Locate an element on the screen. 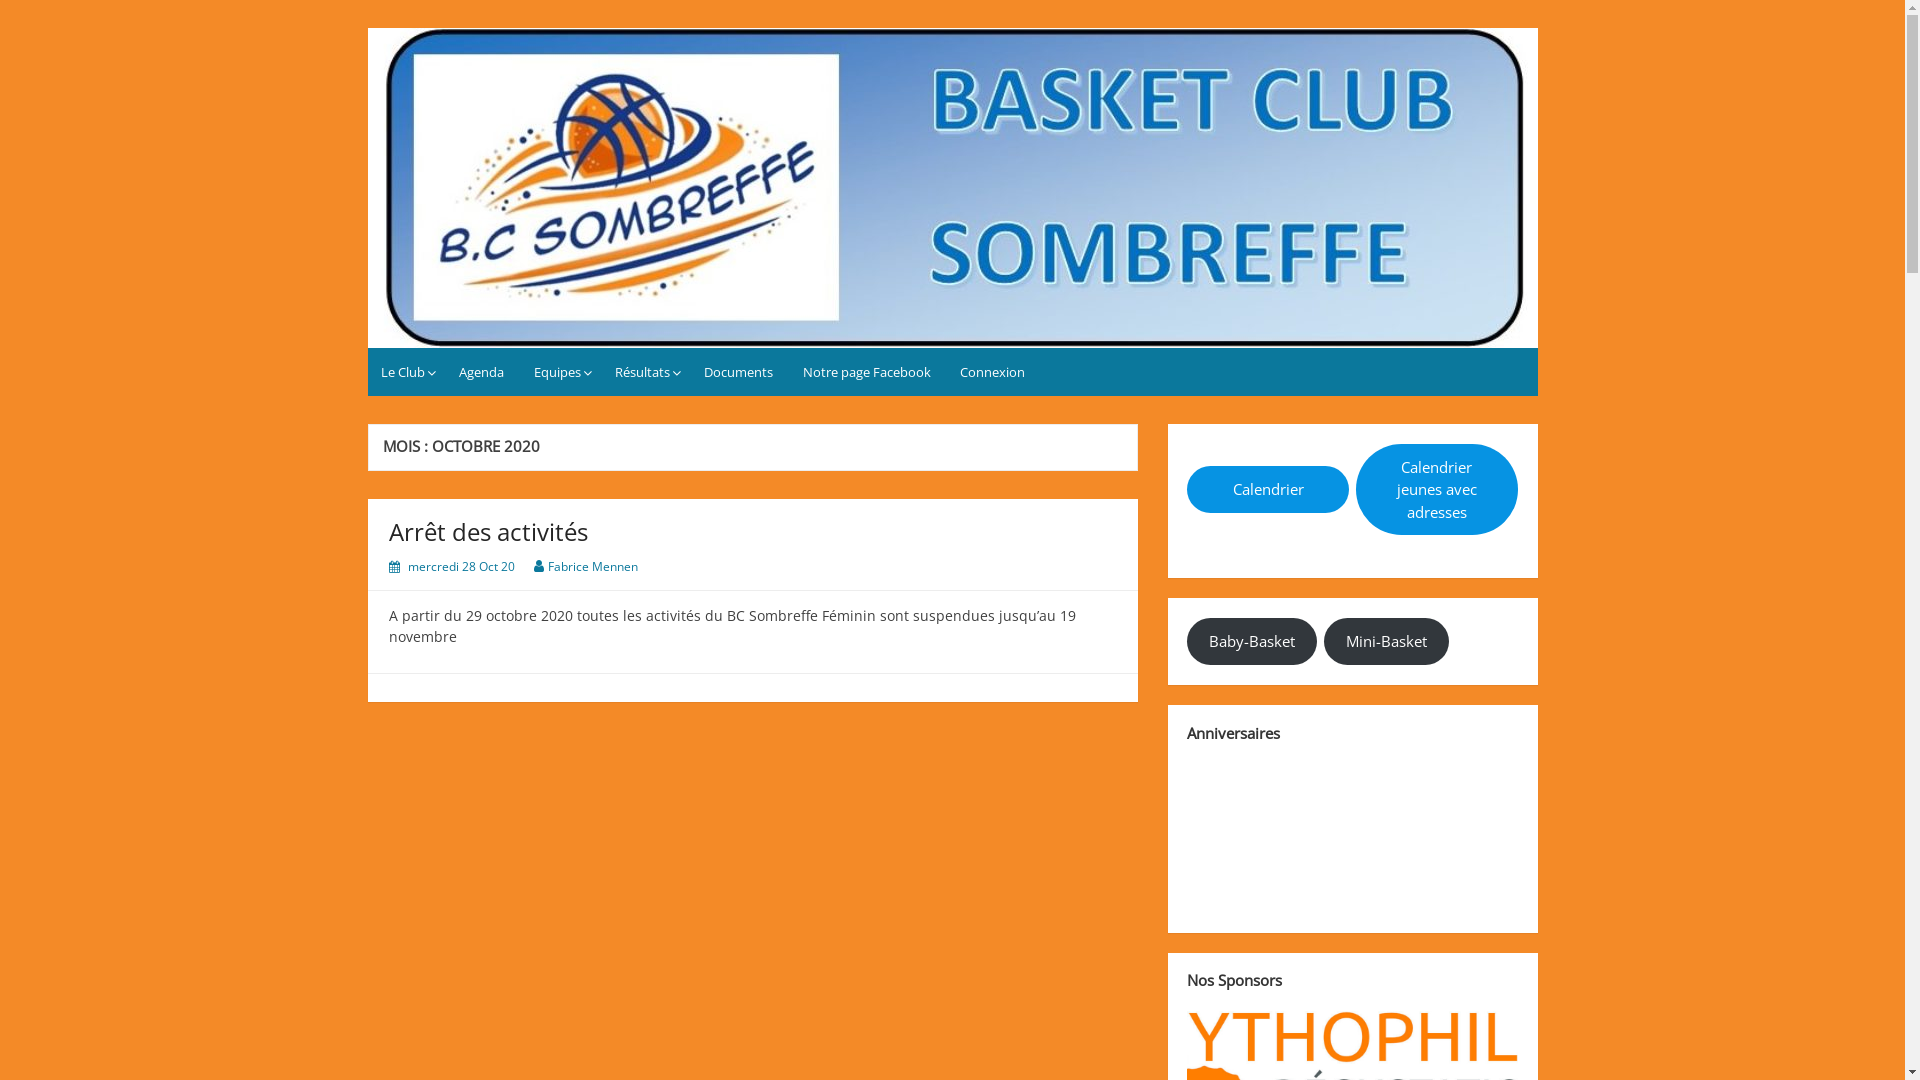 The width and height of the screenshot is (1920, 1080). 'Calendrier' is located at coordinates (1186, 489).